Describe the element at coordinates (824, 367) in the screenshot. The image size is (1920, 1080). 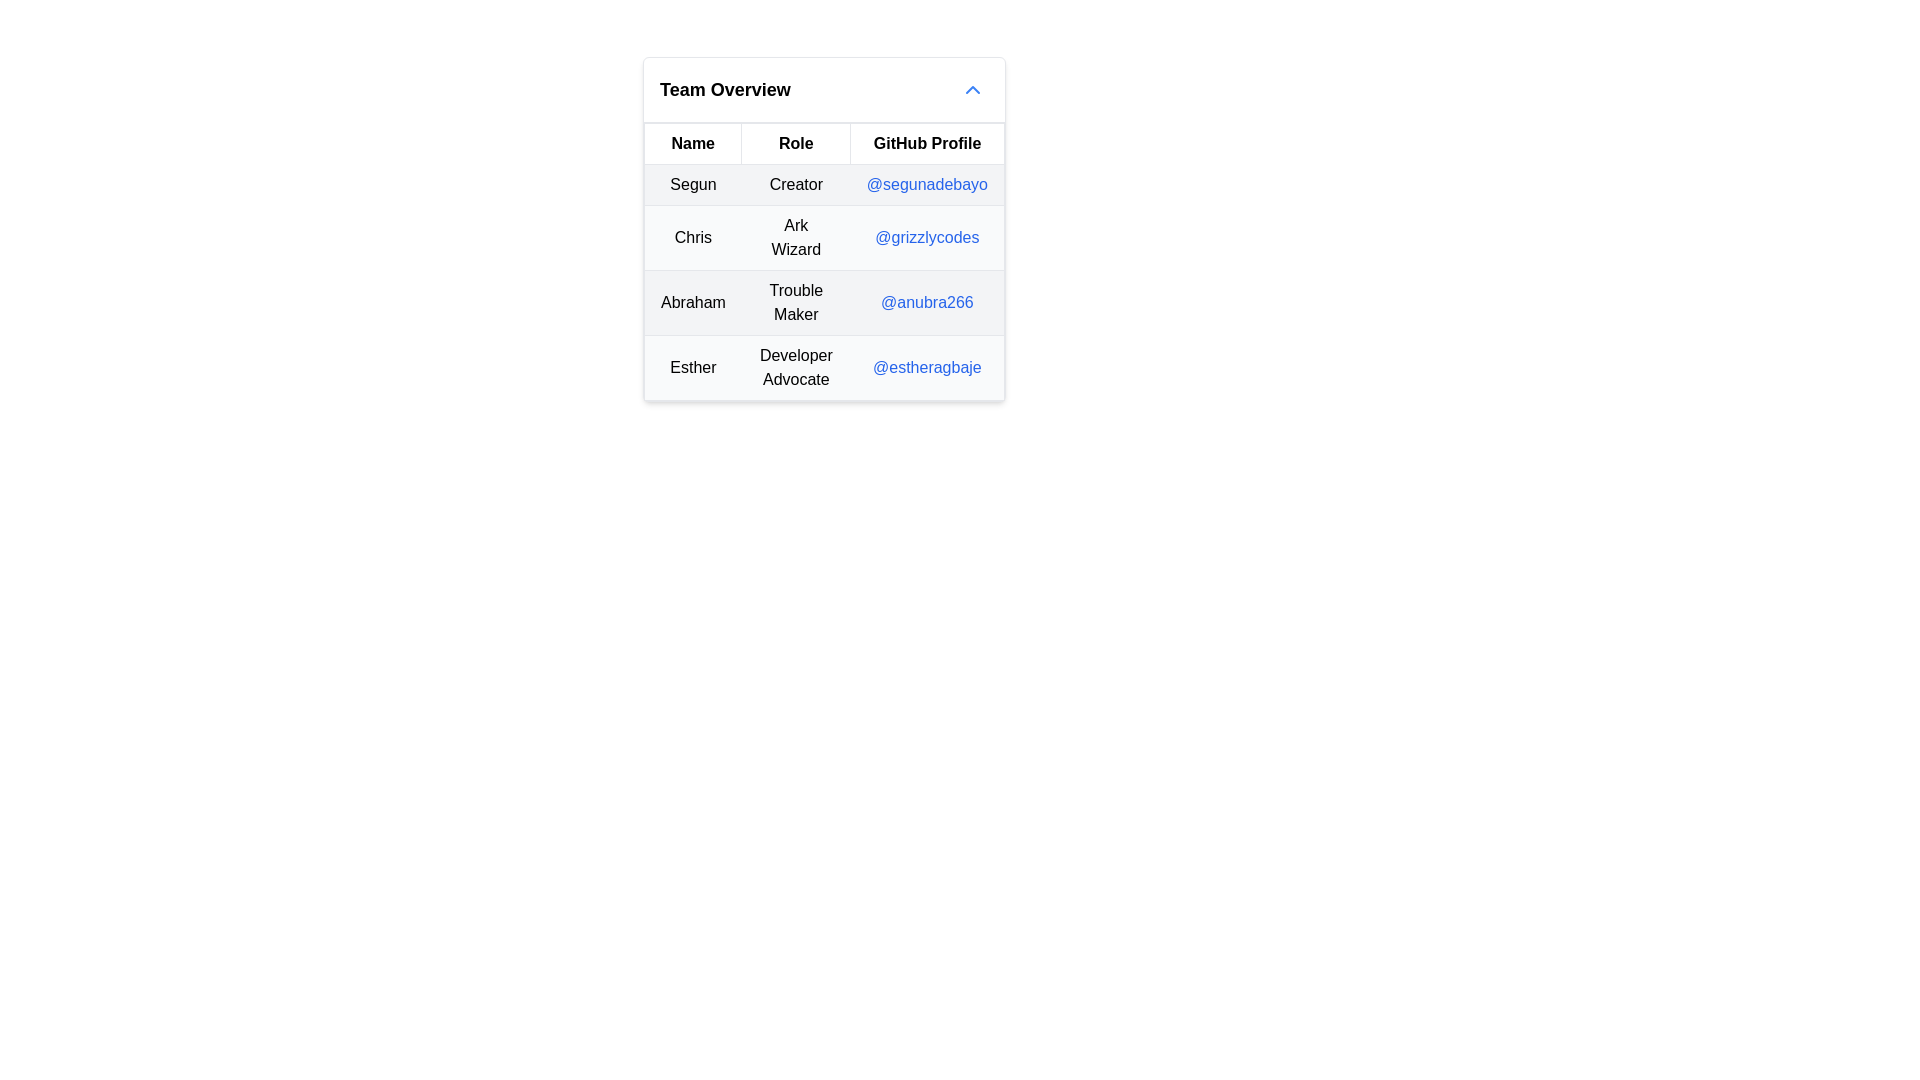
I see `information presented in the last row of the table, which includes the name 'Esther', the role 'Developer Advocate', and the clickable GitHub username '@estheragbaje'` at that location.